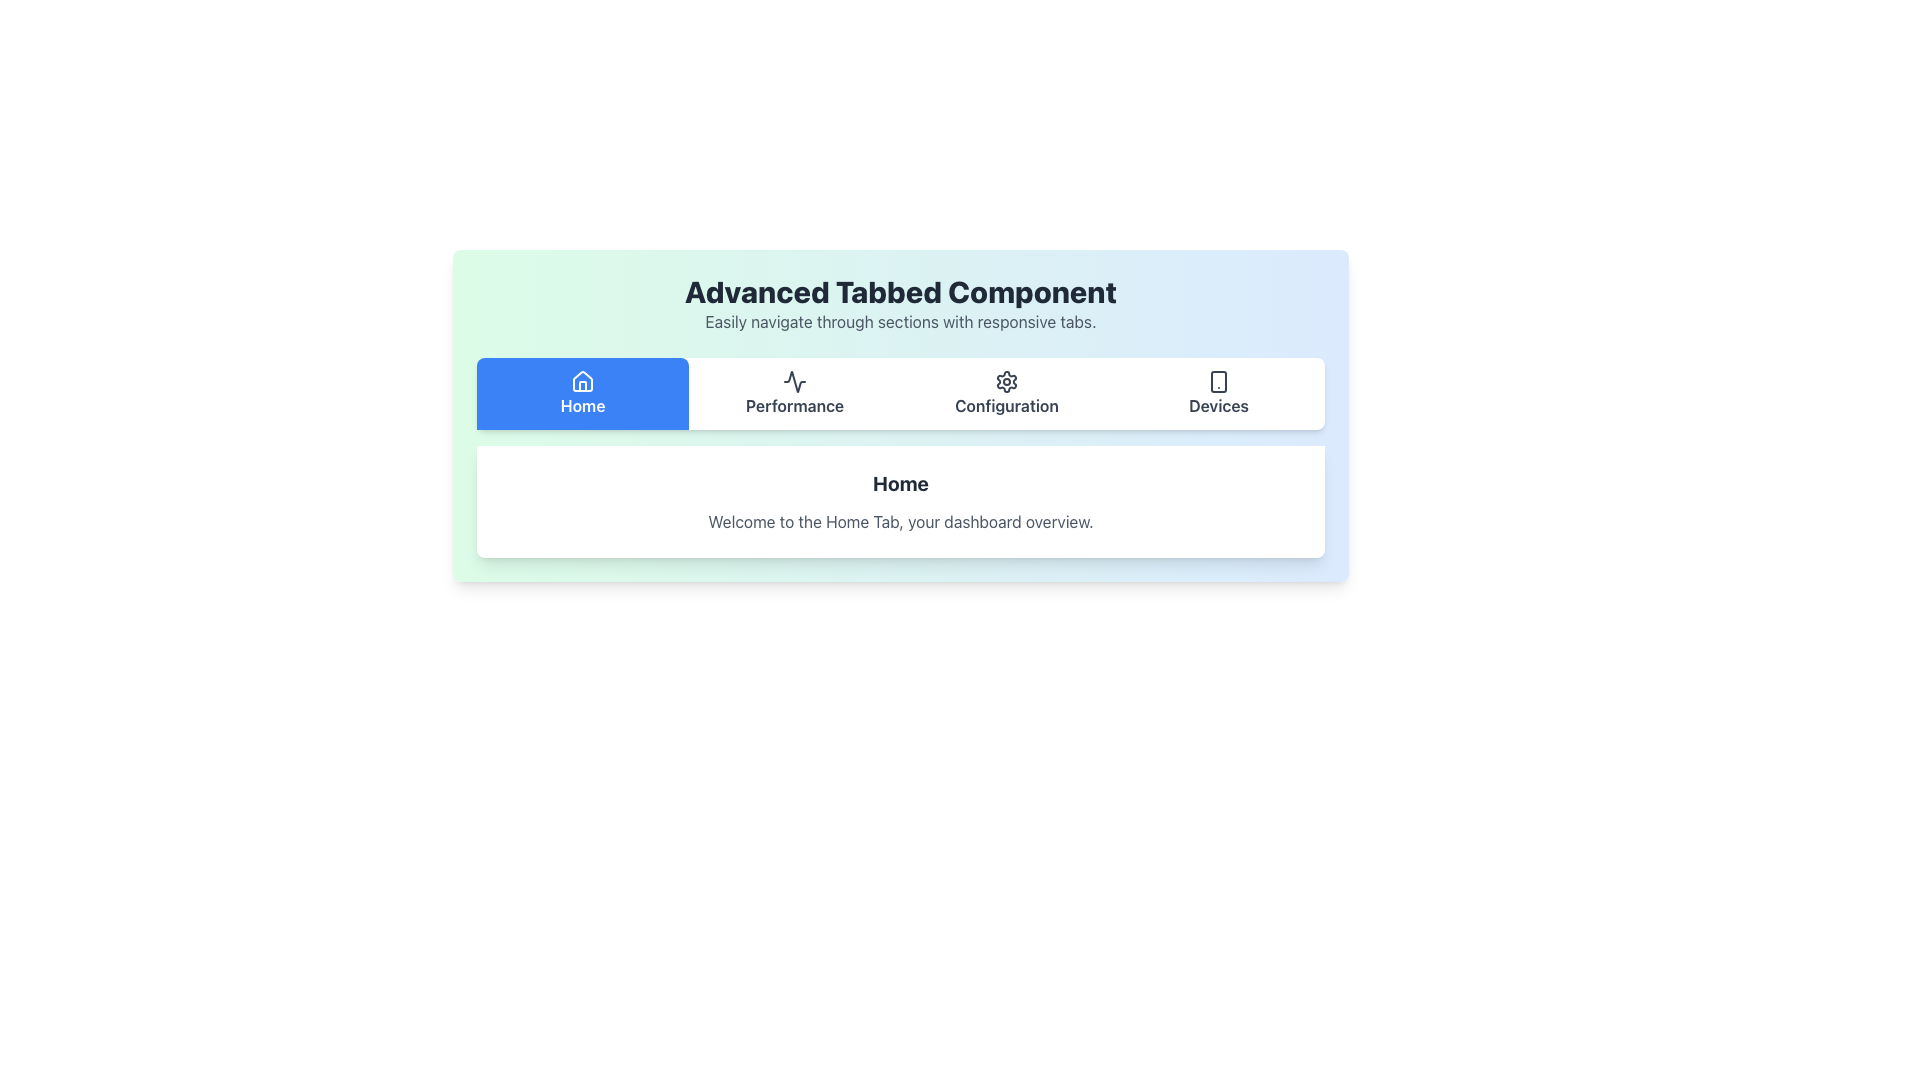 This screenshot has width=1920, height=1080. Describe the element at coordinates (1007, 393) in the screenshot. I see `the third tab button that facilitates navigation to the 'Configuration' section, positioned between the 'Performance' and 'Devices' tabs` at that location.